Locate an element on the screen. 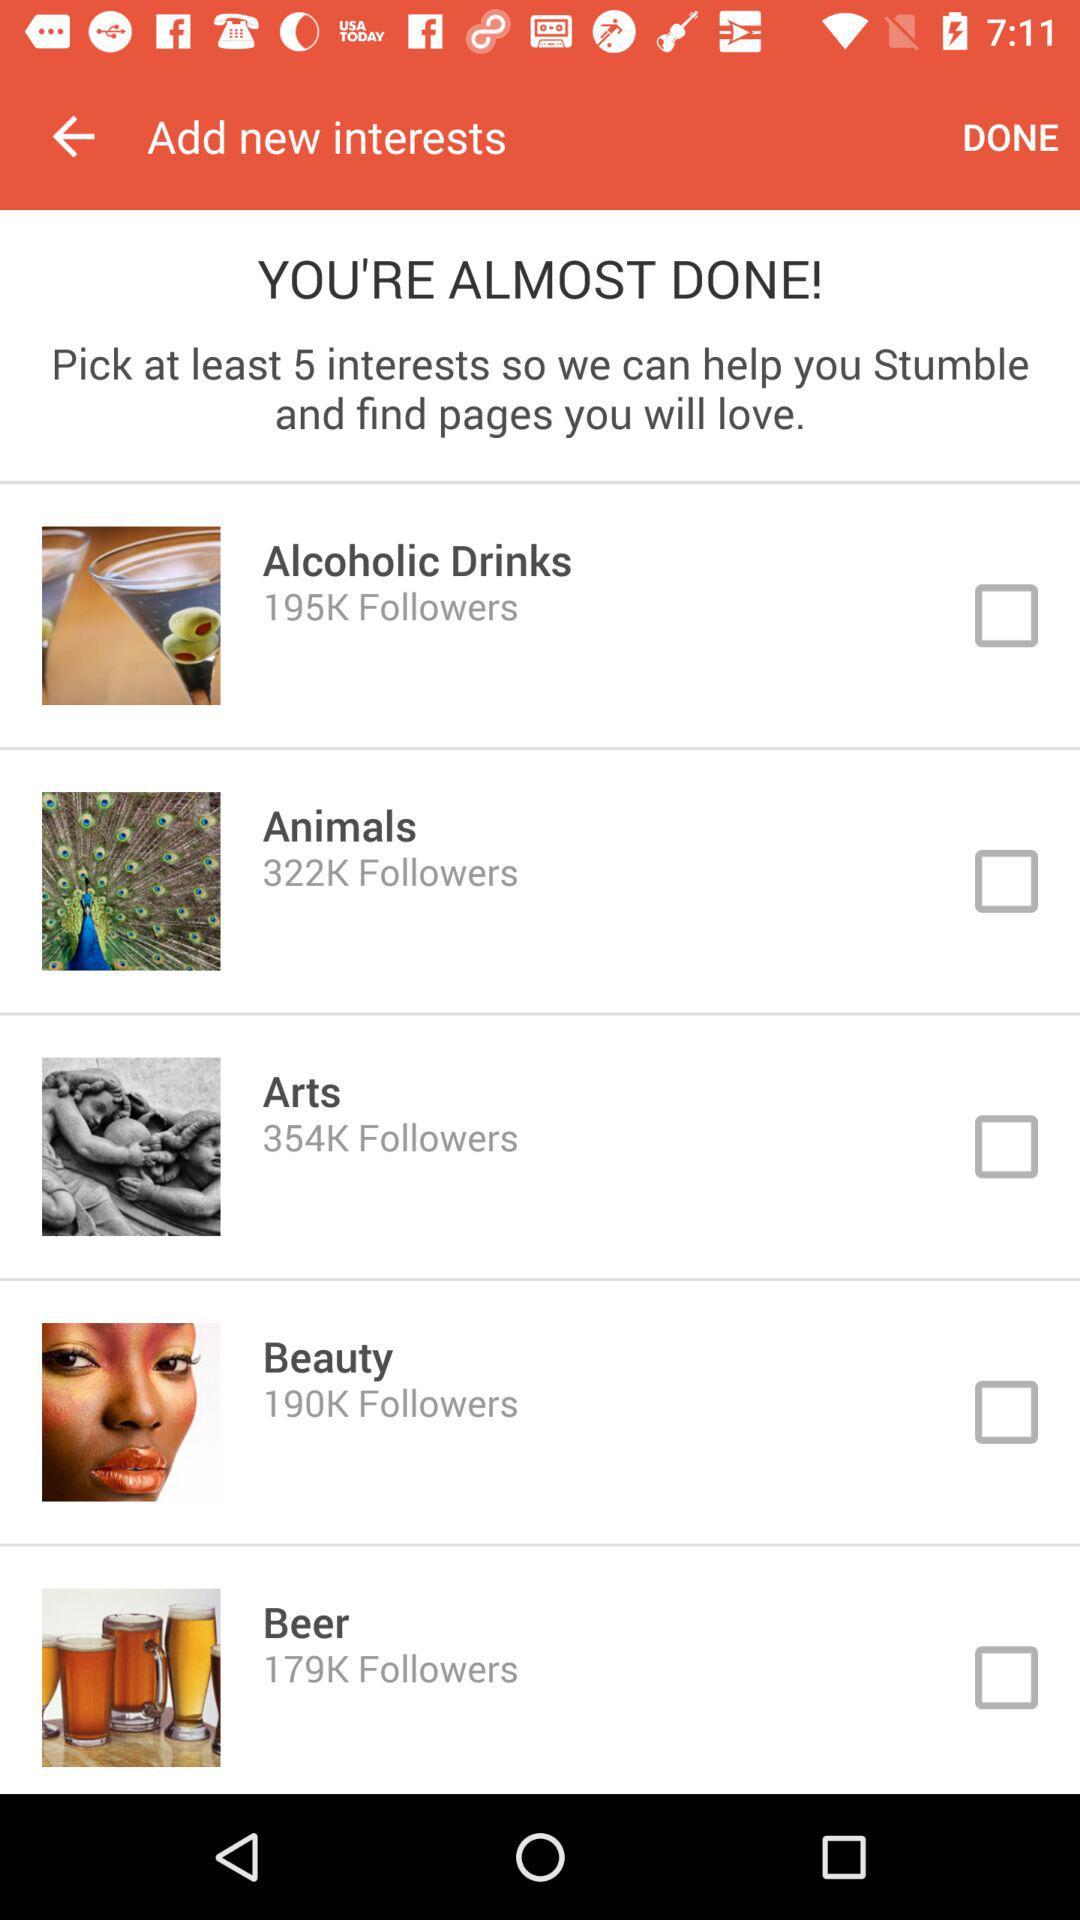 This screenshot has height=1920, width=1080. interest is located at coordinates (540, 614).